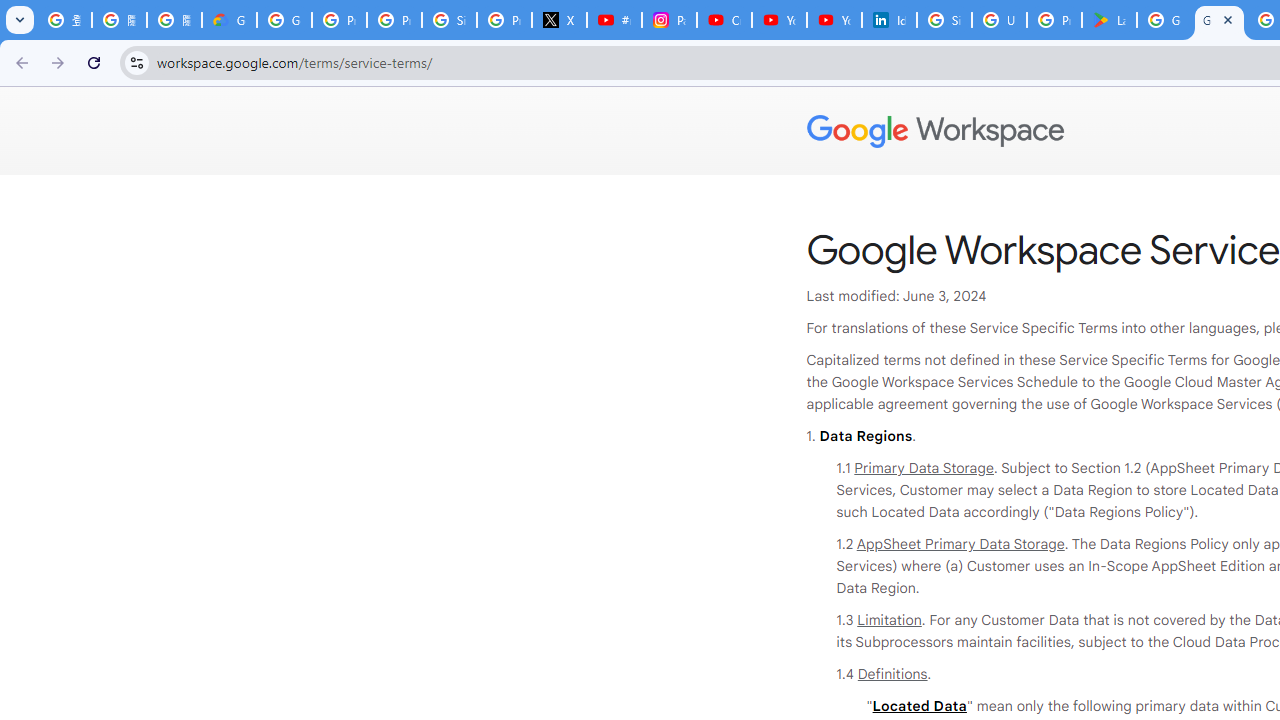 The image size is (1280, 720). What do you see at coordinates (1218, 20) in the screenshot?
I see `'Google Workspace - Specific Terms'` at bounding box center [1218, 20].